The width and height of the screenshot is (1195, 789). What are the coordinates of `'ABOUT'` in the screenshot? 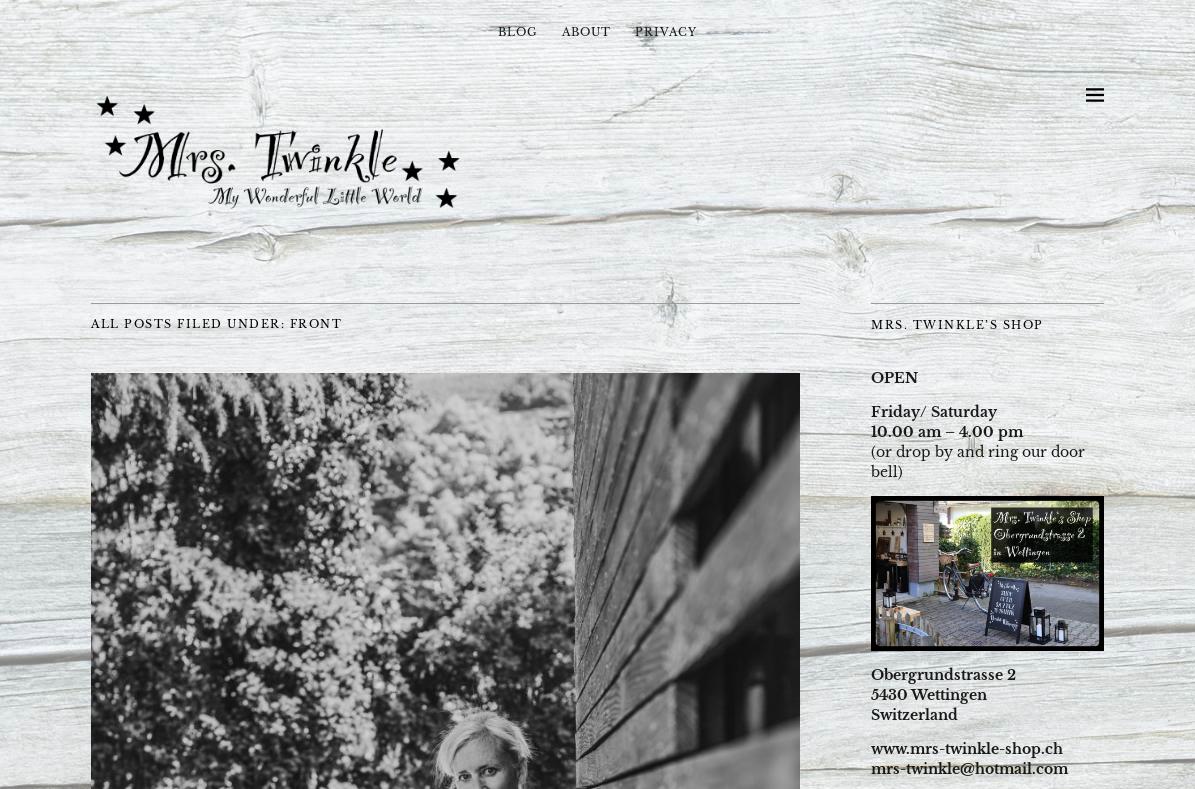 It's located at (586, 31).